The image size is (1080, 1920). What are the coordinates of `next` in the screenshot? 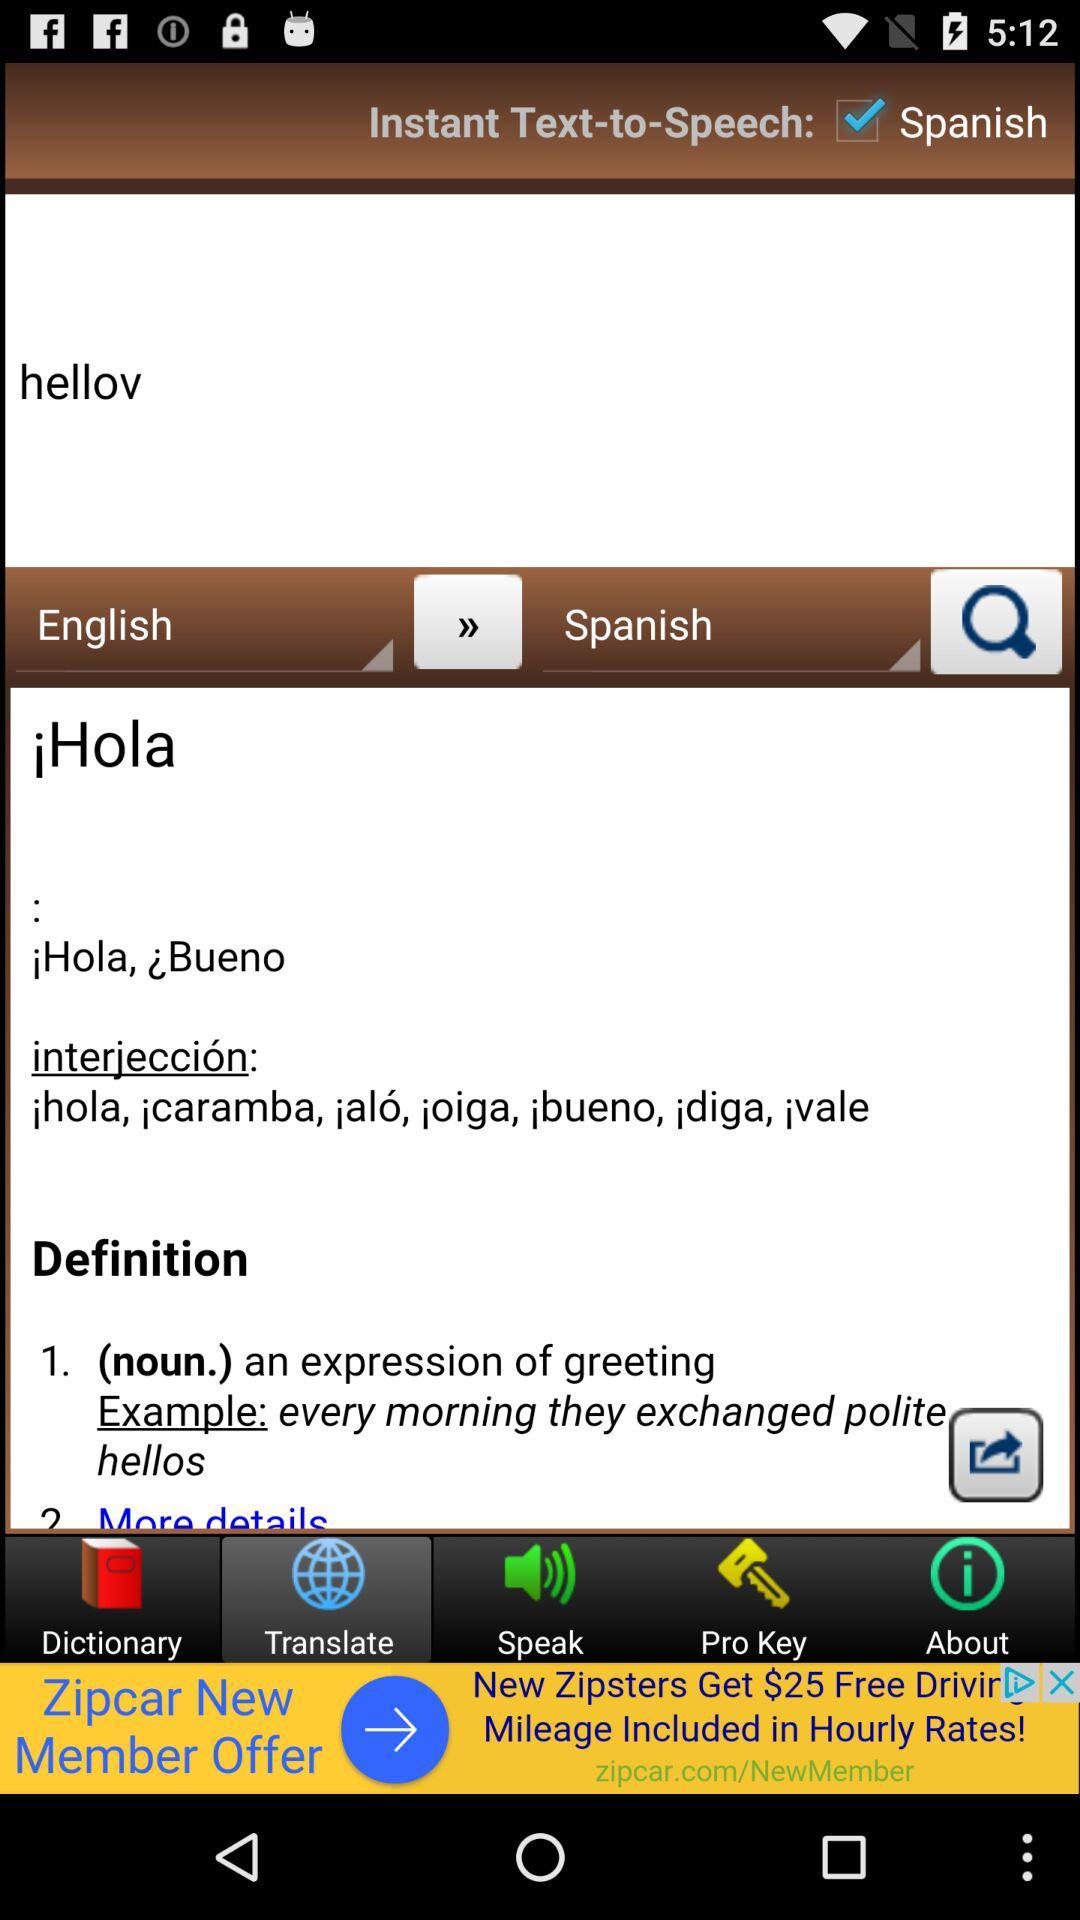 It's located at (995, 1454).